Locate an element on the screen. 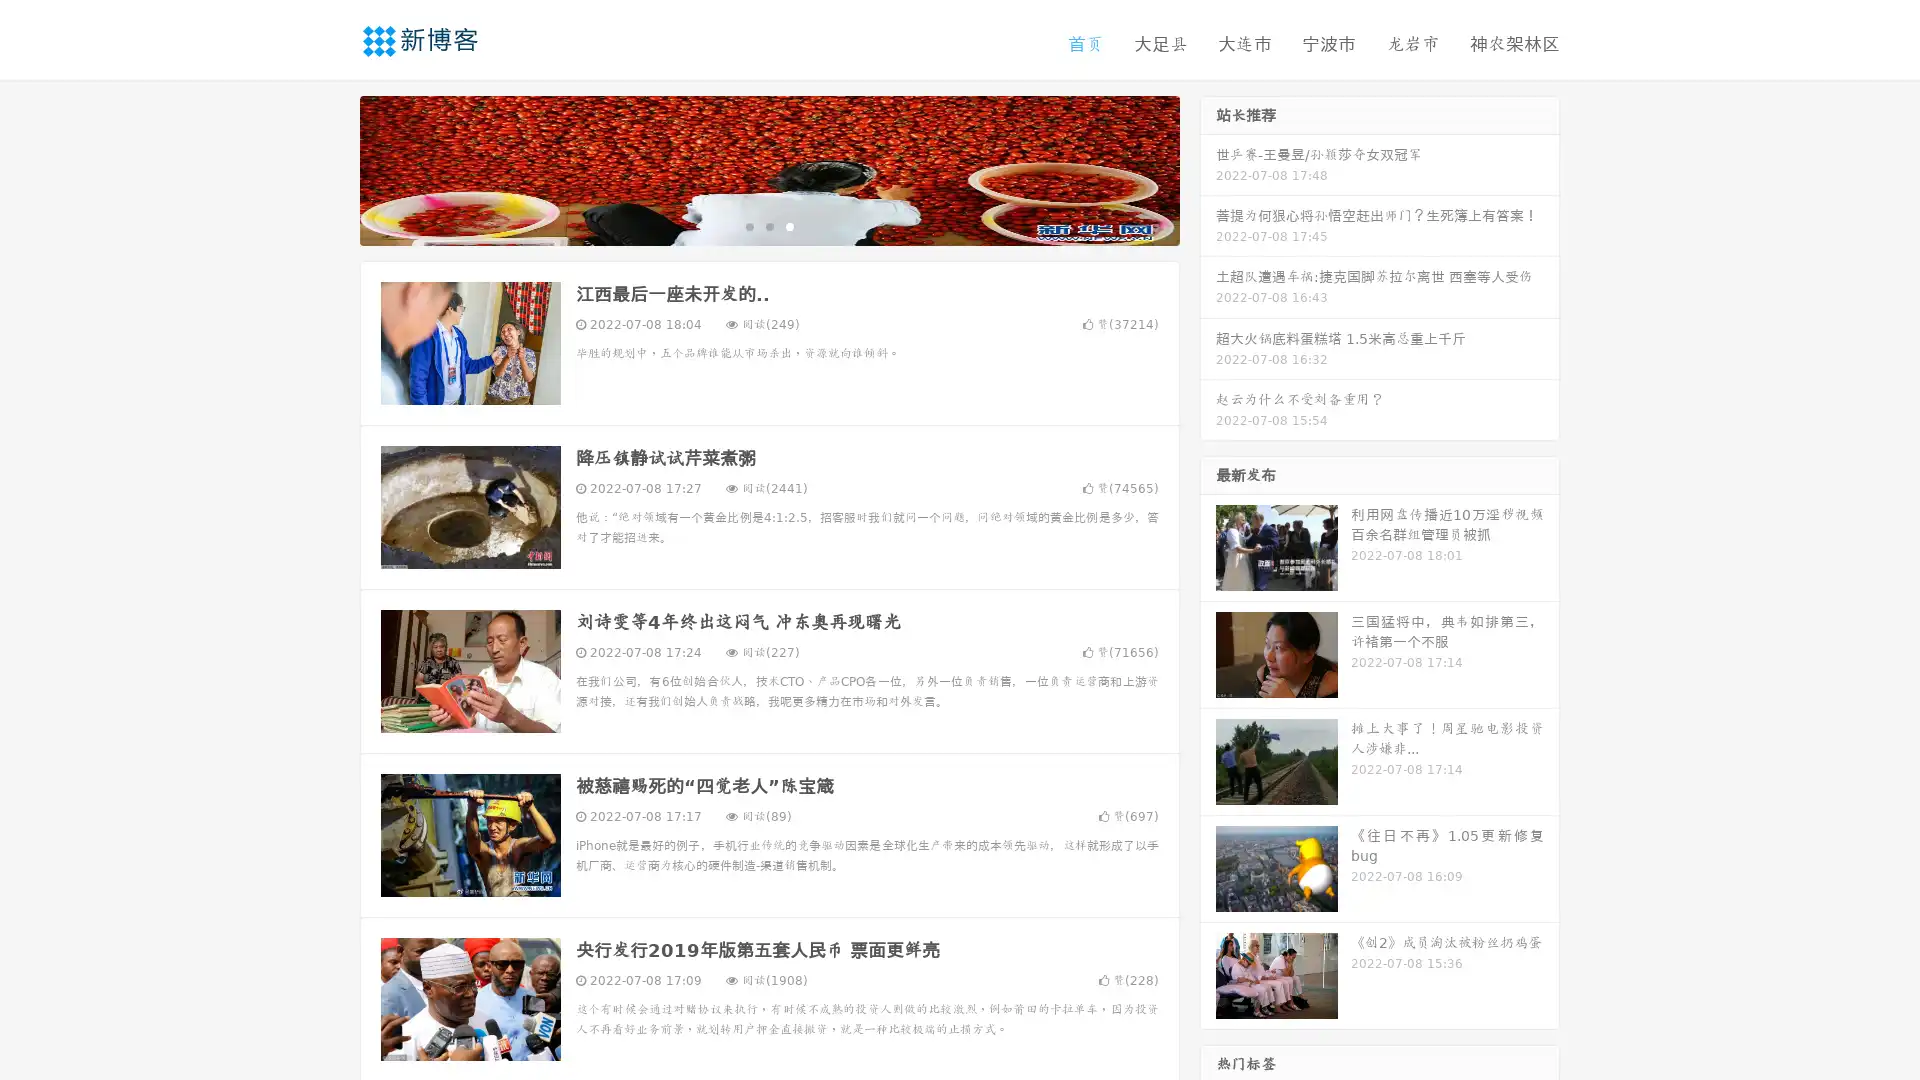  Previous slide is located at coordinates (330, 168).